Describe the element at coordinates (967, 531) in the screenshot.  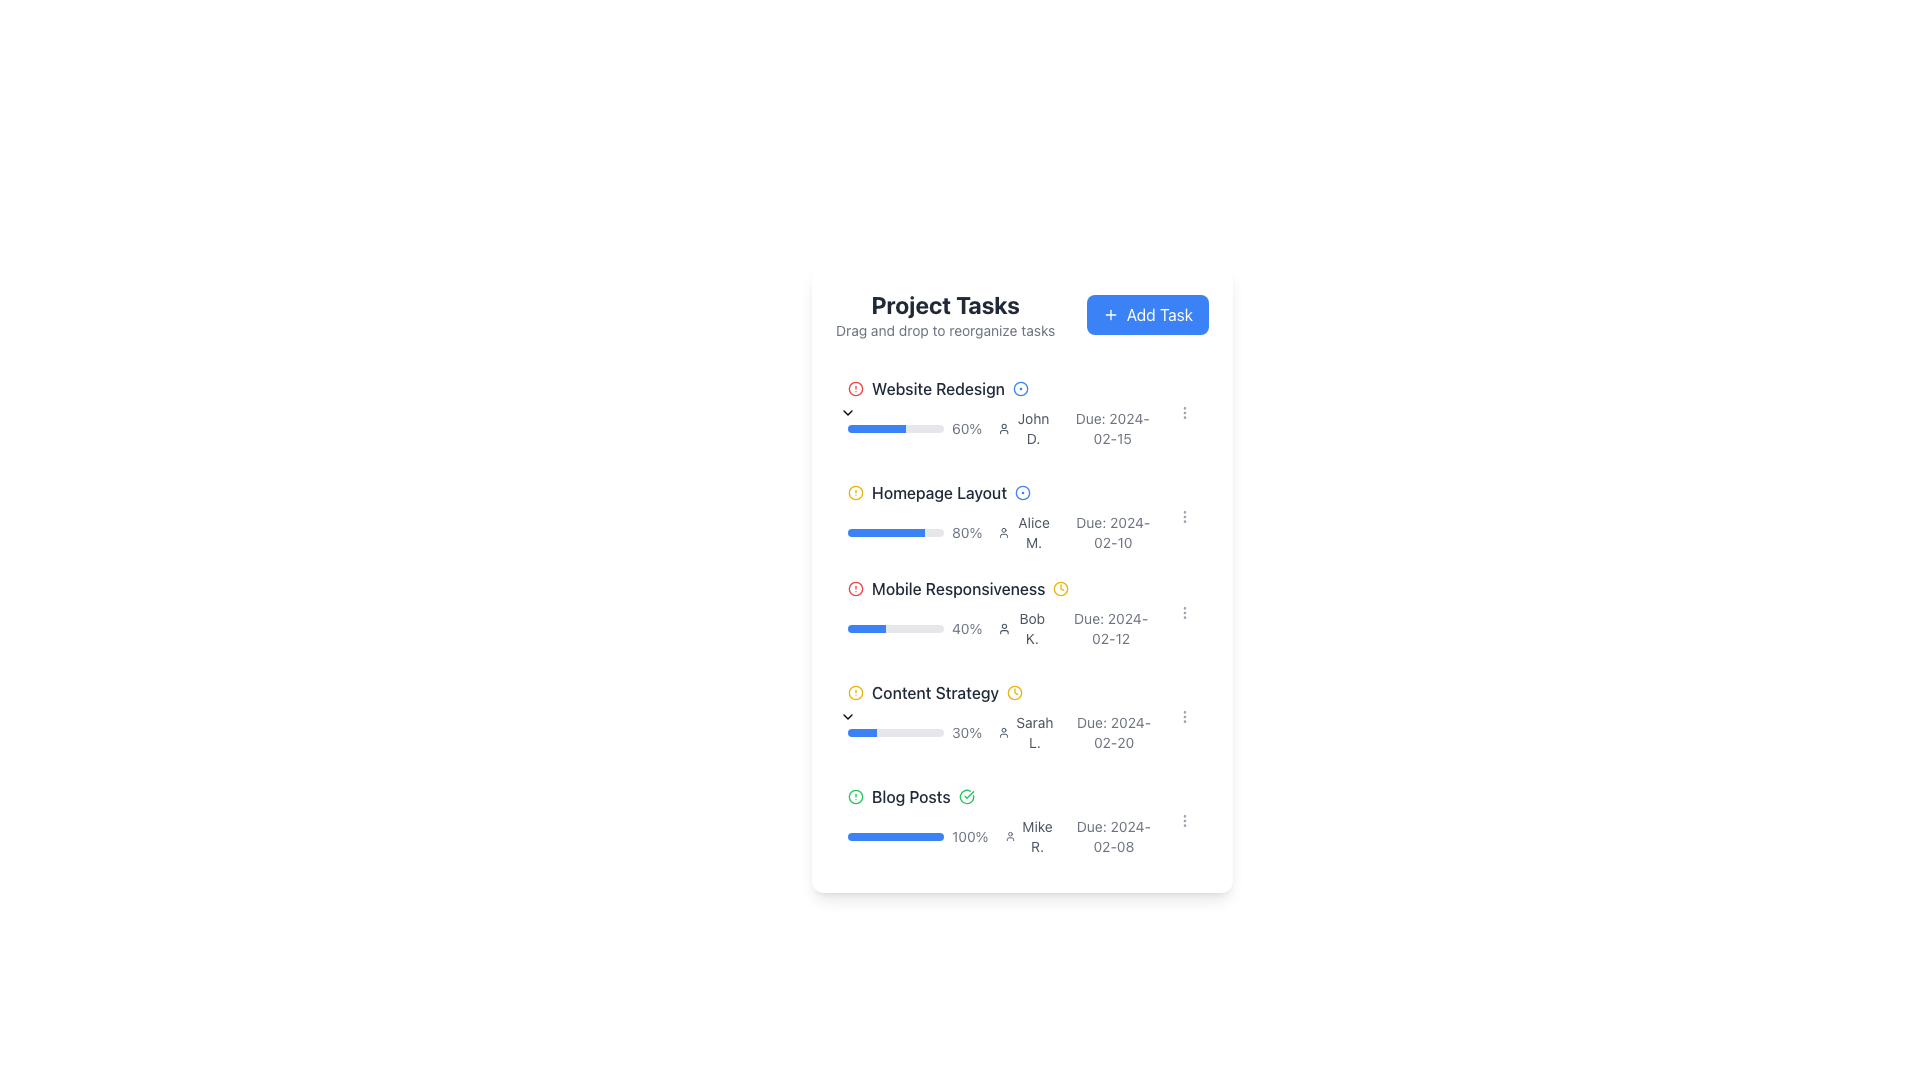
I see `the static text label displaying the percentage of progress located in the 'Homepage Layout' section, which is positioned to the right of the blue progress bar` at that location.